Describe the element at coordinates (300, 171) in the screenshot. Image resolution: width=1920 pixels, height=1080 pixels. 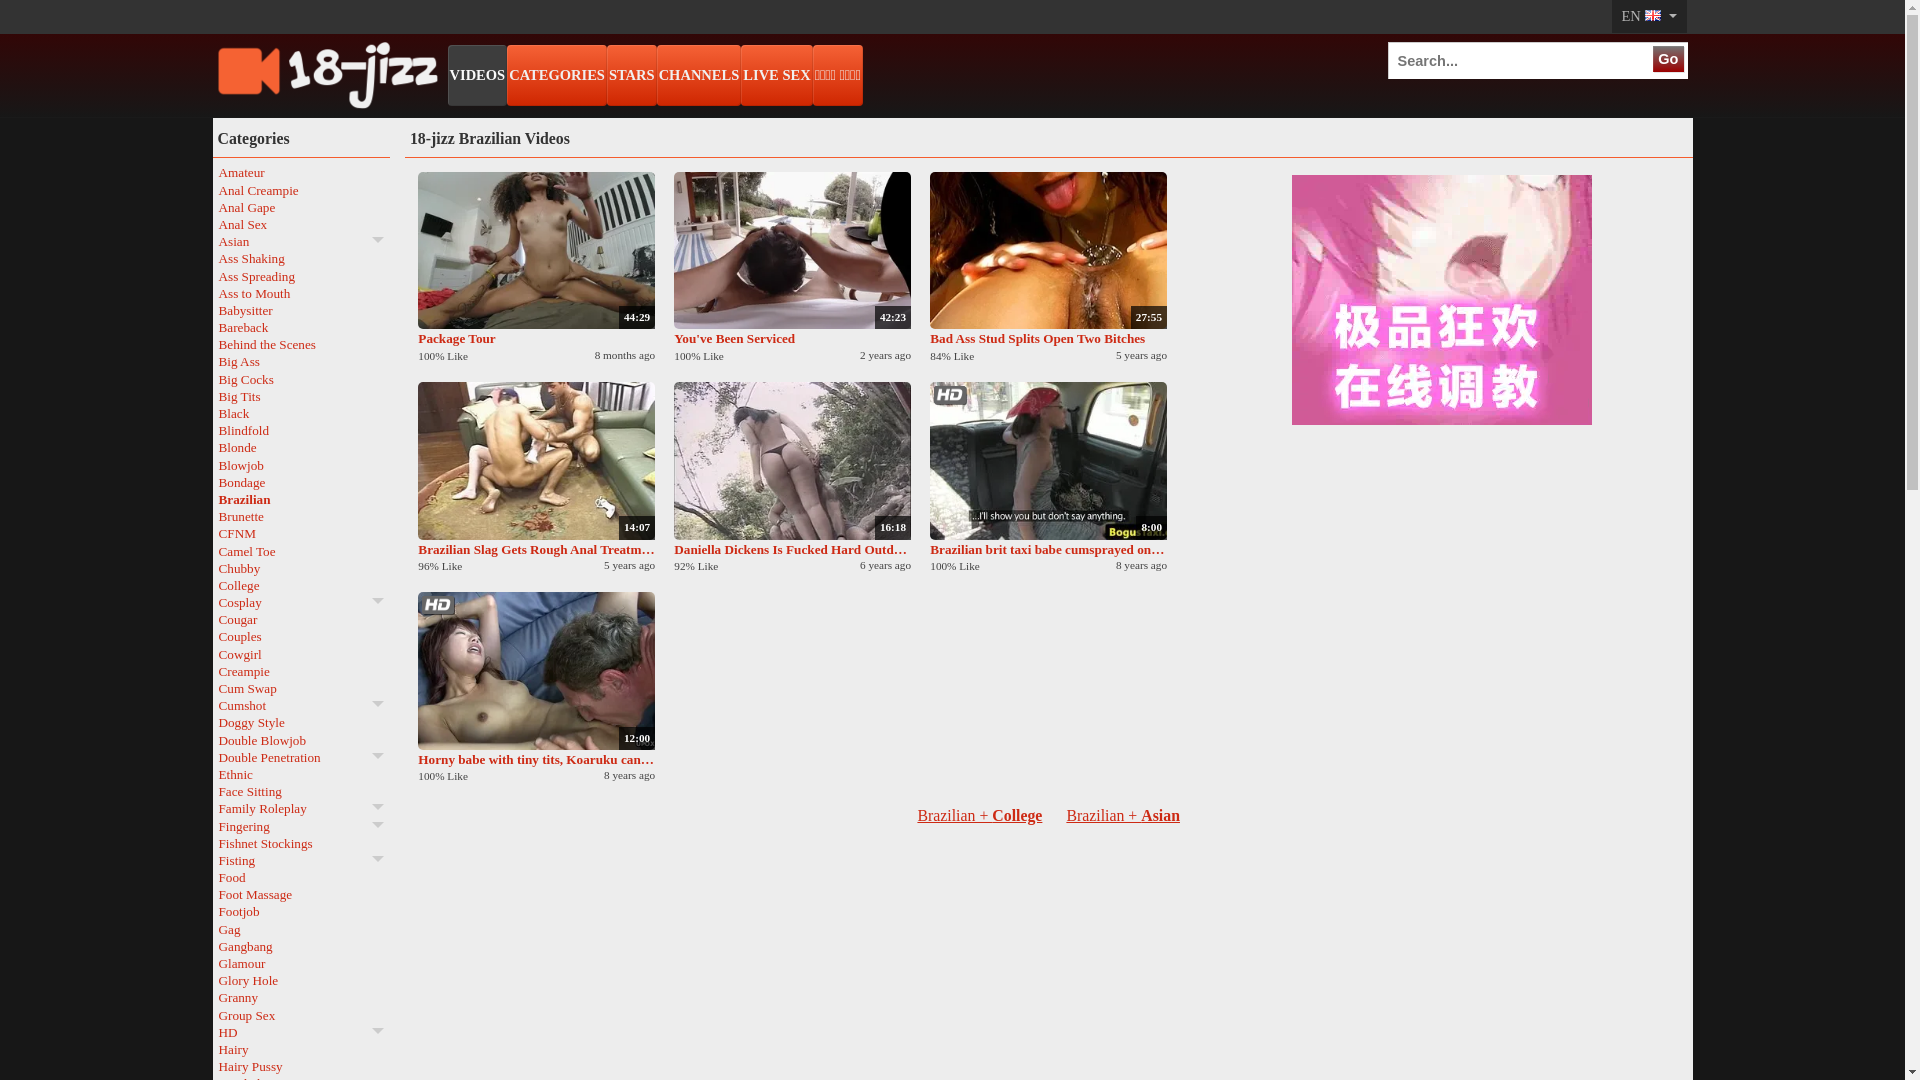
I see `'Amateur'` at that location.